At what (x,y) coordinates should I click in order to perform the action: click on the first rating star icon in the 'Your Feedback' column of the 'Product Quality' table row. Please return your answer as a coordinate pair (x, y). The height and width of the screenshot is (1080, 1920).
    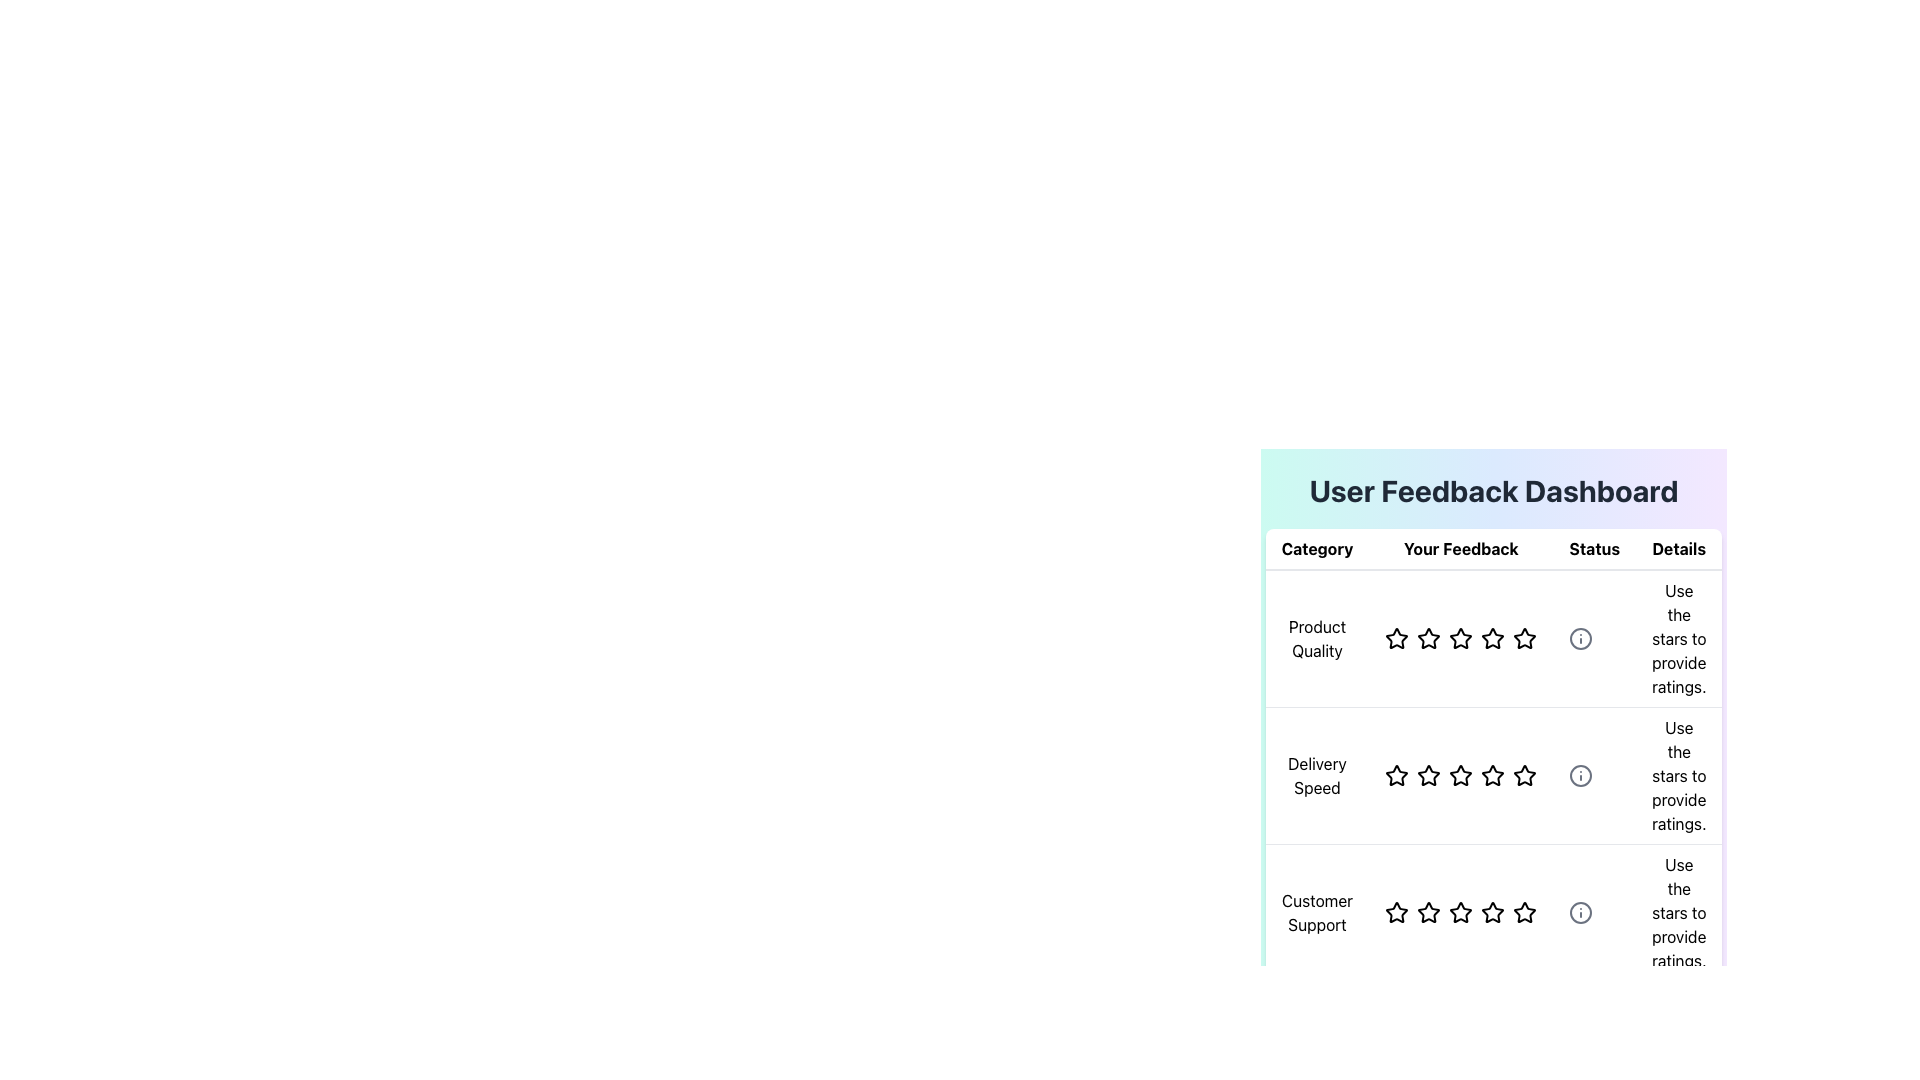
    Looking at the image, I should click on (1396, 639).